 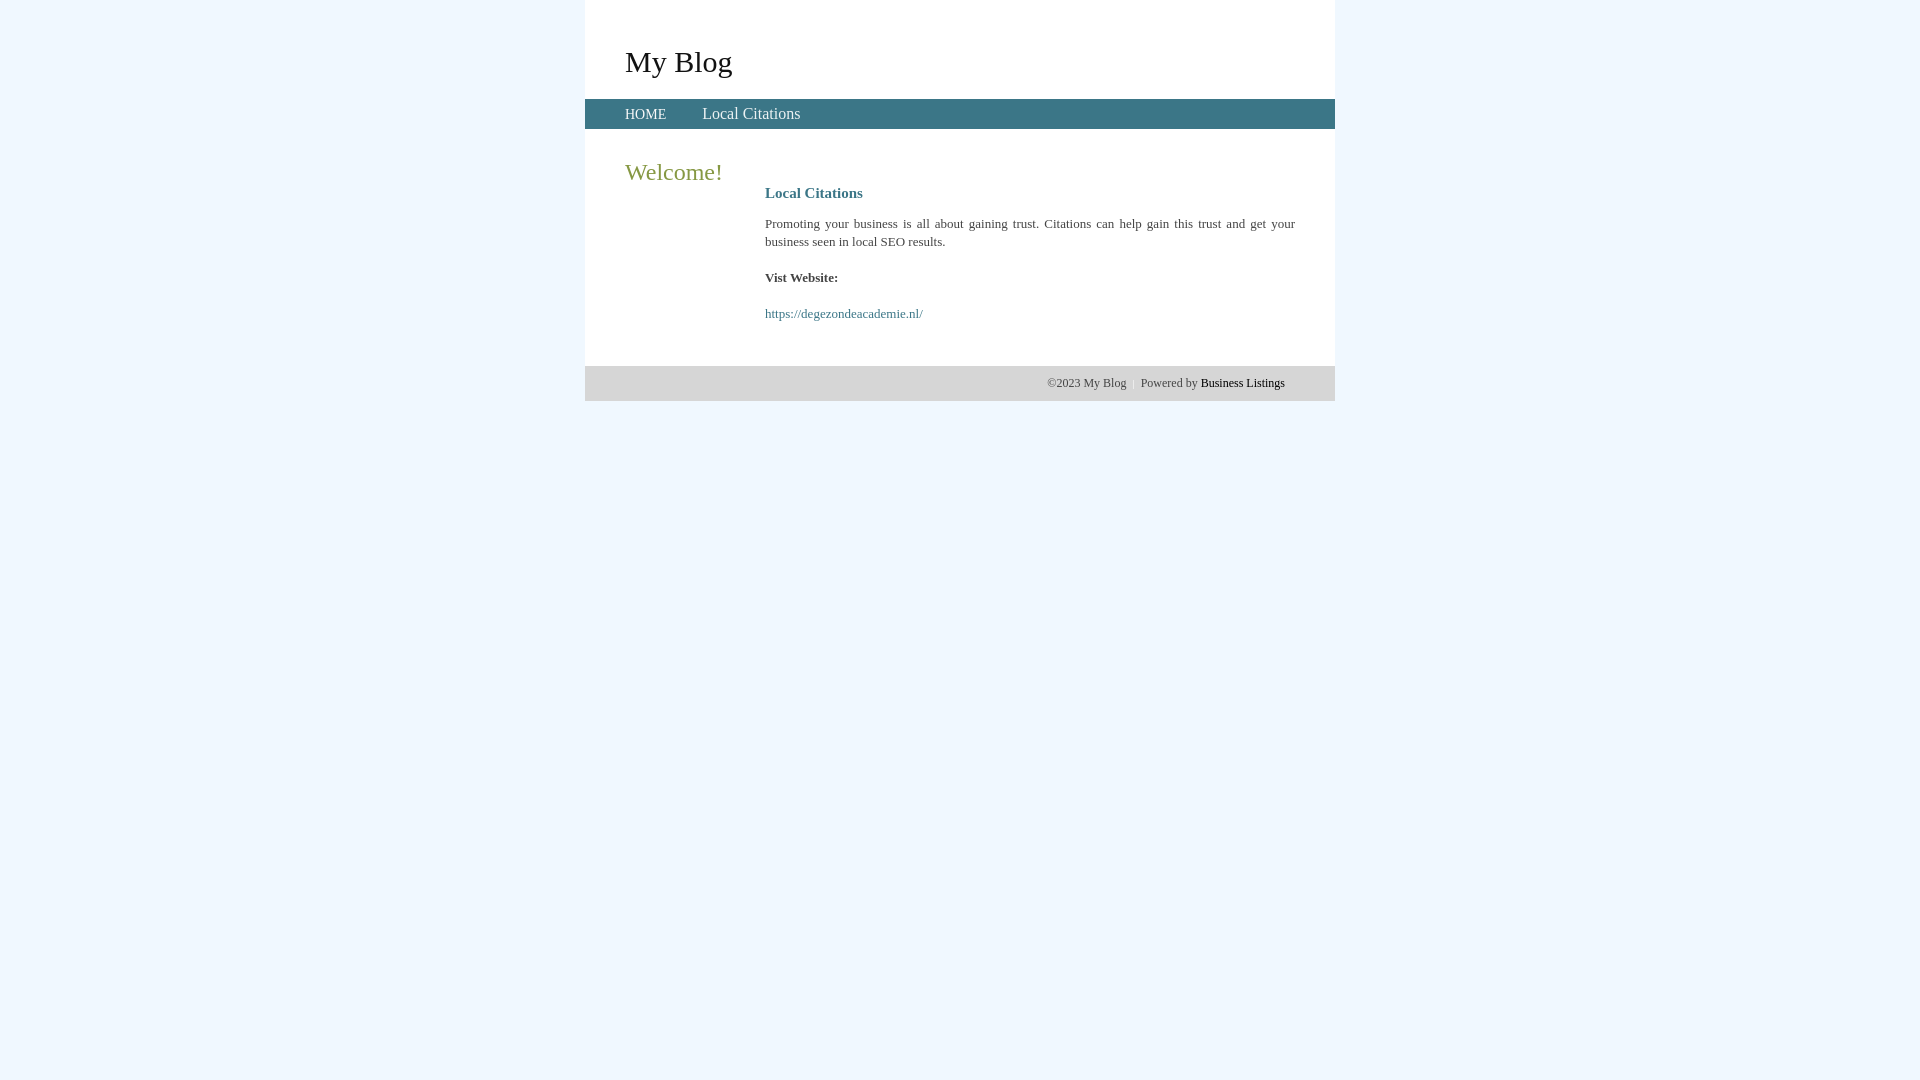 What do you see at coordinates (623, 60) in the screenshot?
I see `'My Blog'` at bounding box center [623, 60].